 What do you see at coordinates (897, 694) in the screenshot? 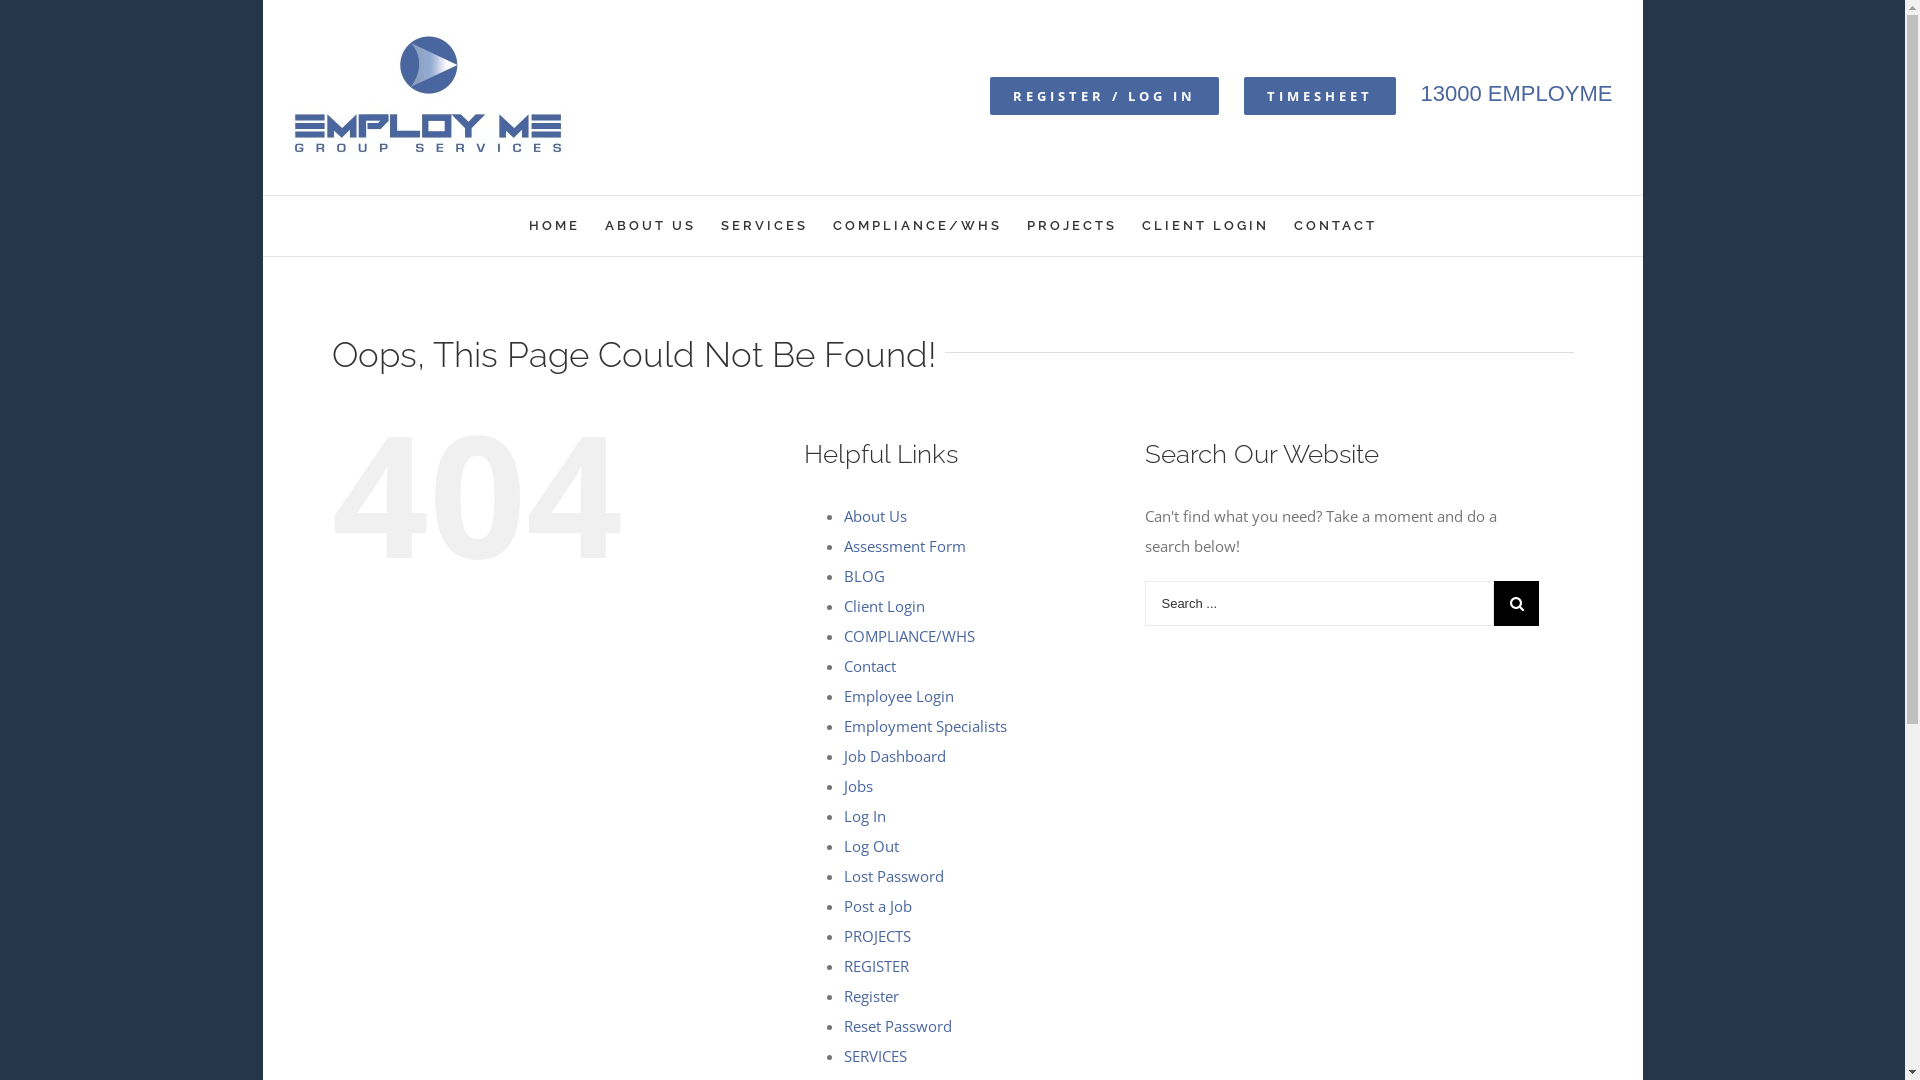
I see `'Employee Login'` at bounding box center [897, 694].